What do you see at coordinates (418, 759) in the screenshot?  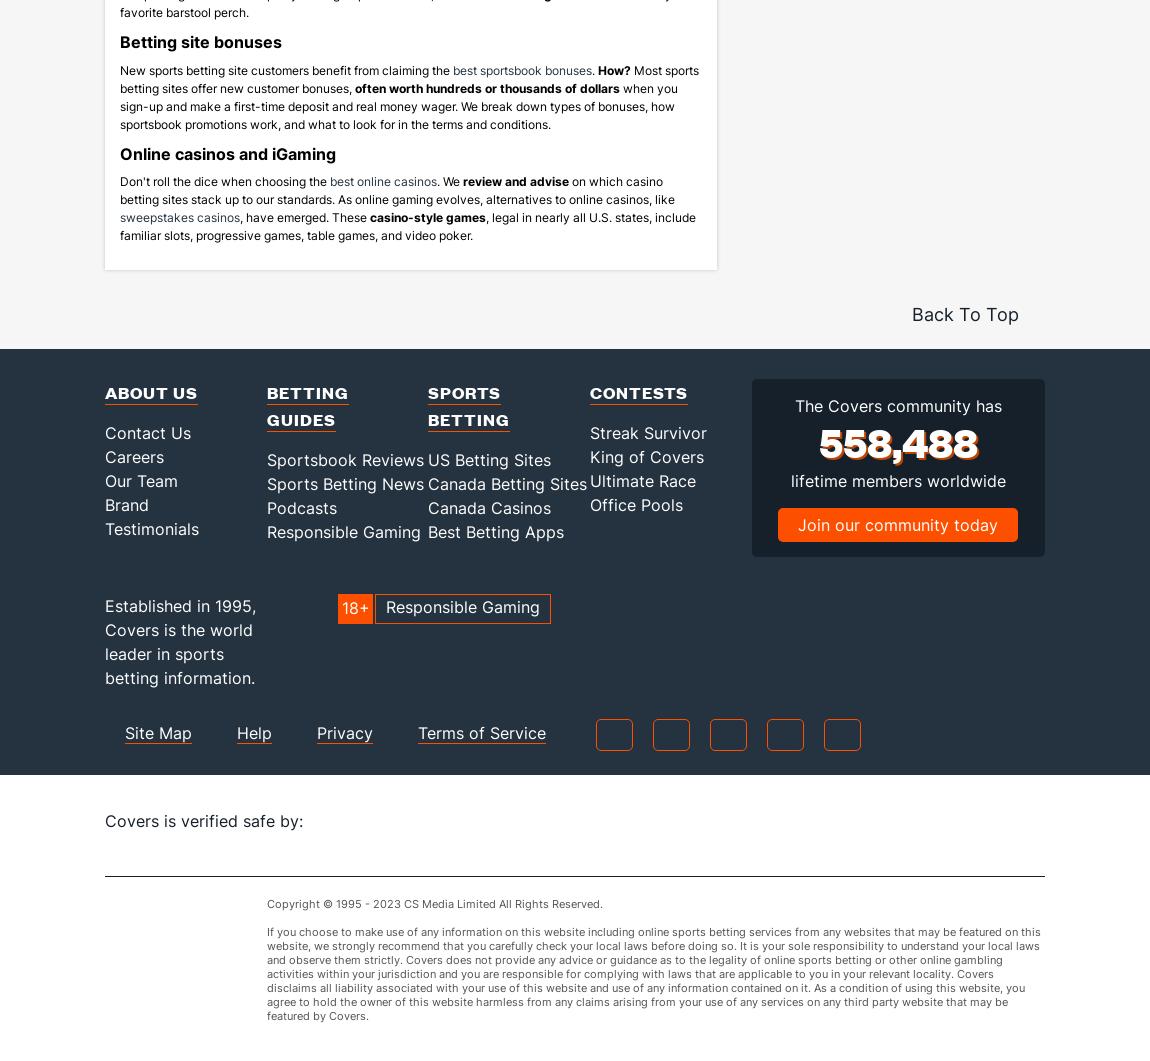 I see `'Terms of Service'` at bounding box center [418, 759].